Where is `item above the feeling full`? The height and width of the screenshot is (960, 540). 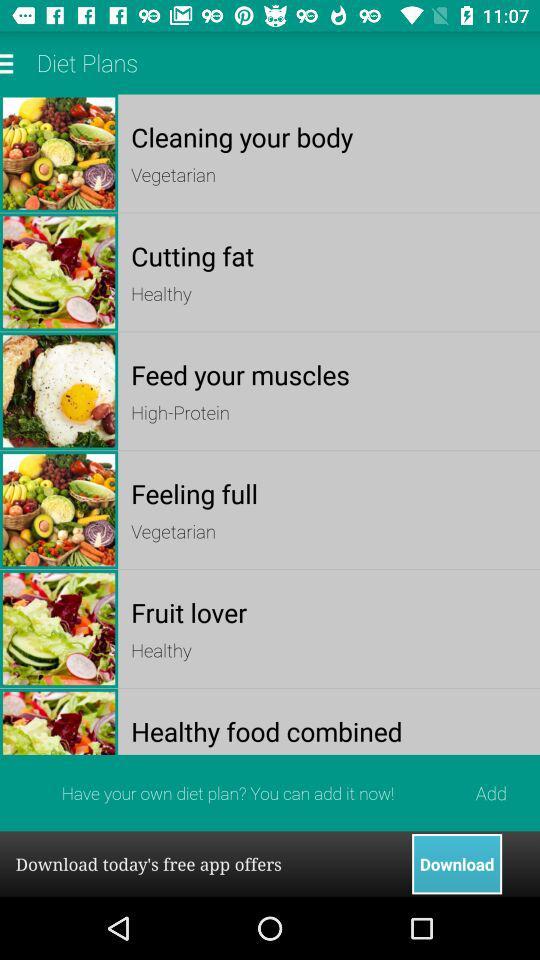 item above the feeling full is located at coordinates (329, 411).